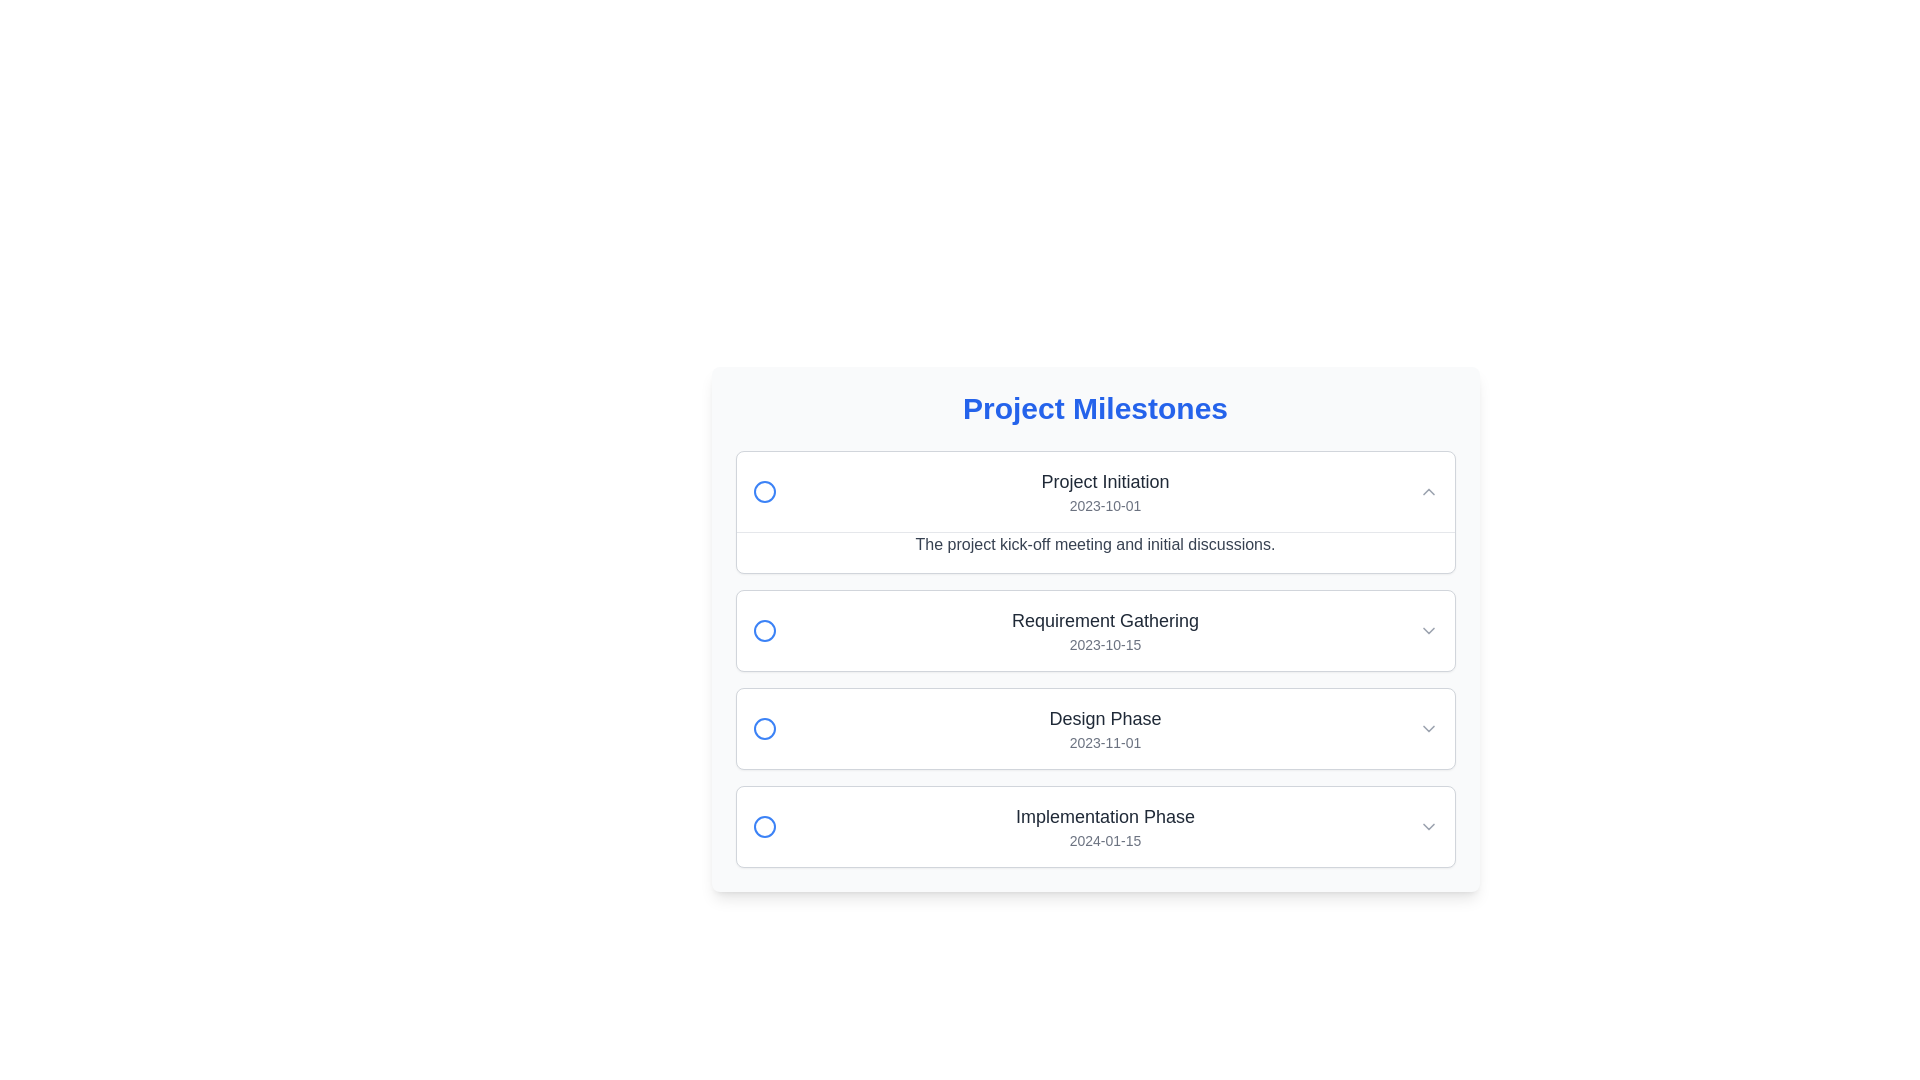  Describe the element at coordinates (1104, 492) in the screenshot. I see `text information displayed in the 'Project Initiation' text-based UI component located above the date '2023-10-01' within the first item of the 'Project Milestones' vertical list` at that location.